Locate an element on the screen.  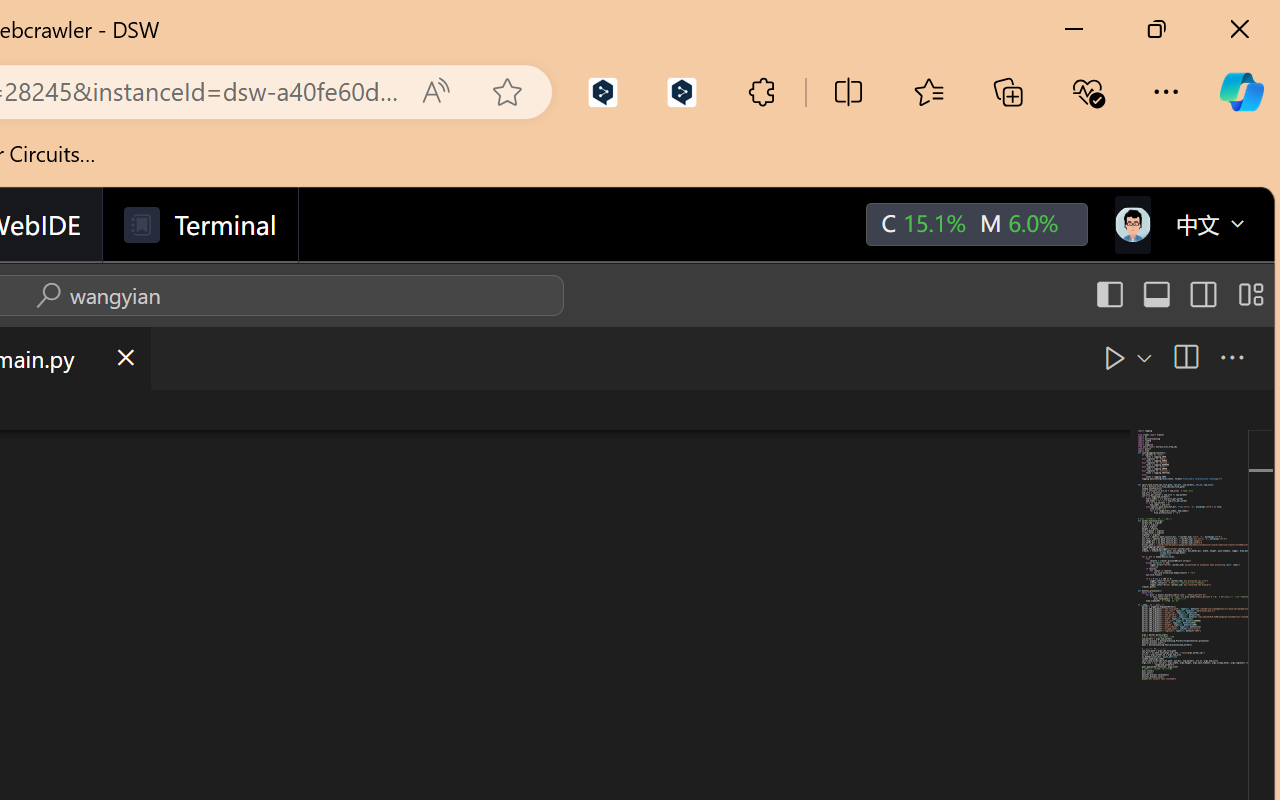
'Class: next-menu next-hoz widgets--iconMenu--BFkiHRM' is located at coordinates (1131, 225).